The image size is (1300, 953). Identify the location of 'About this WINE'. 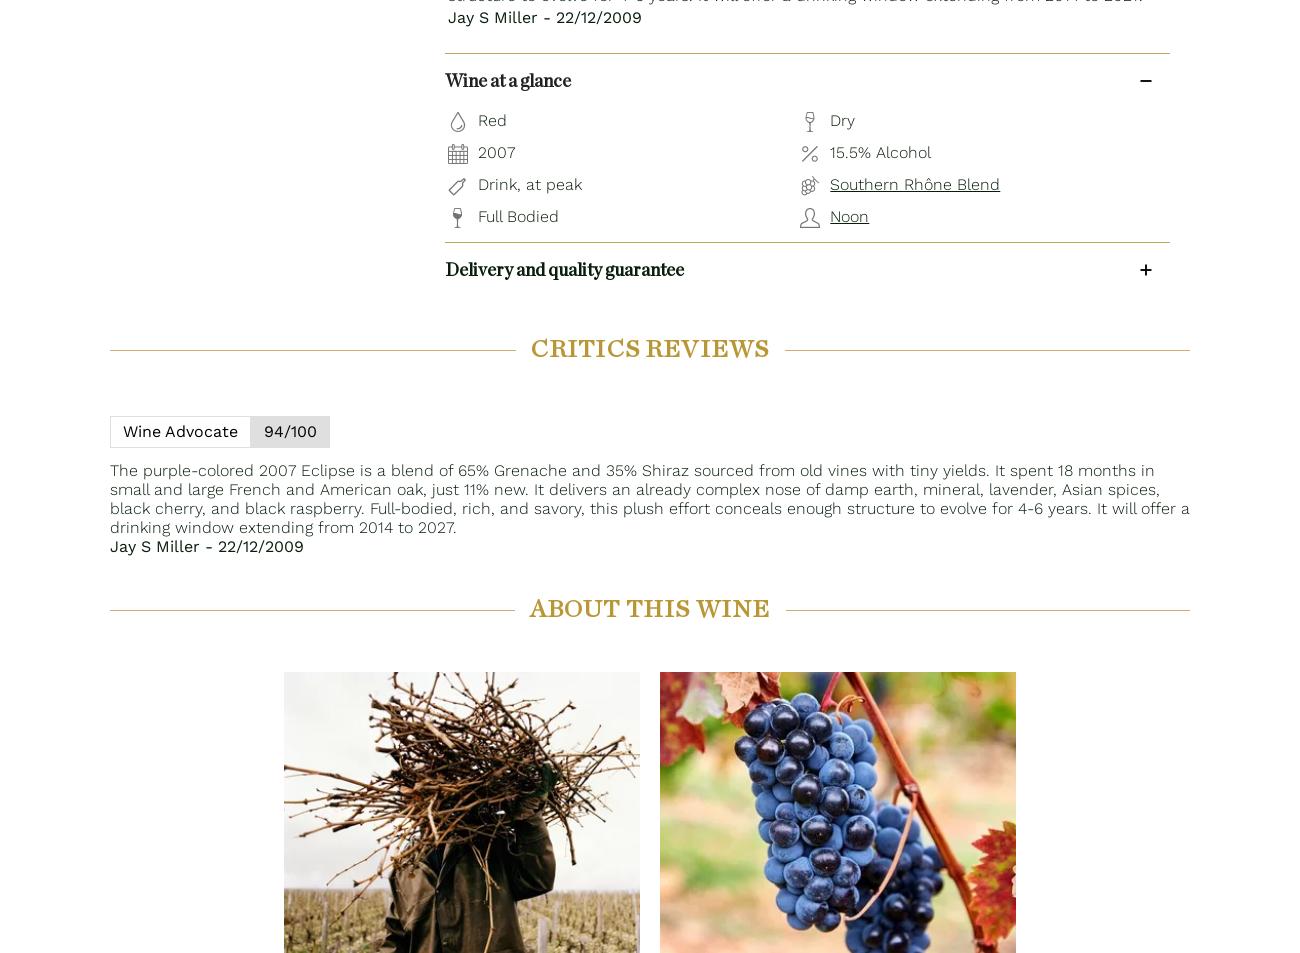
(649, 610).